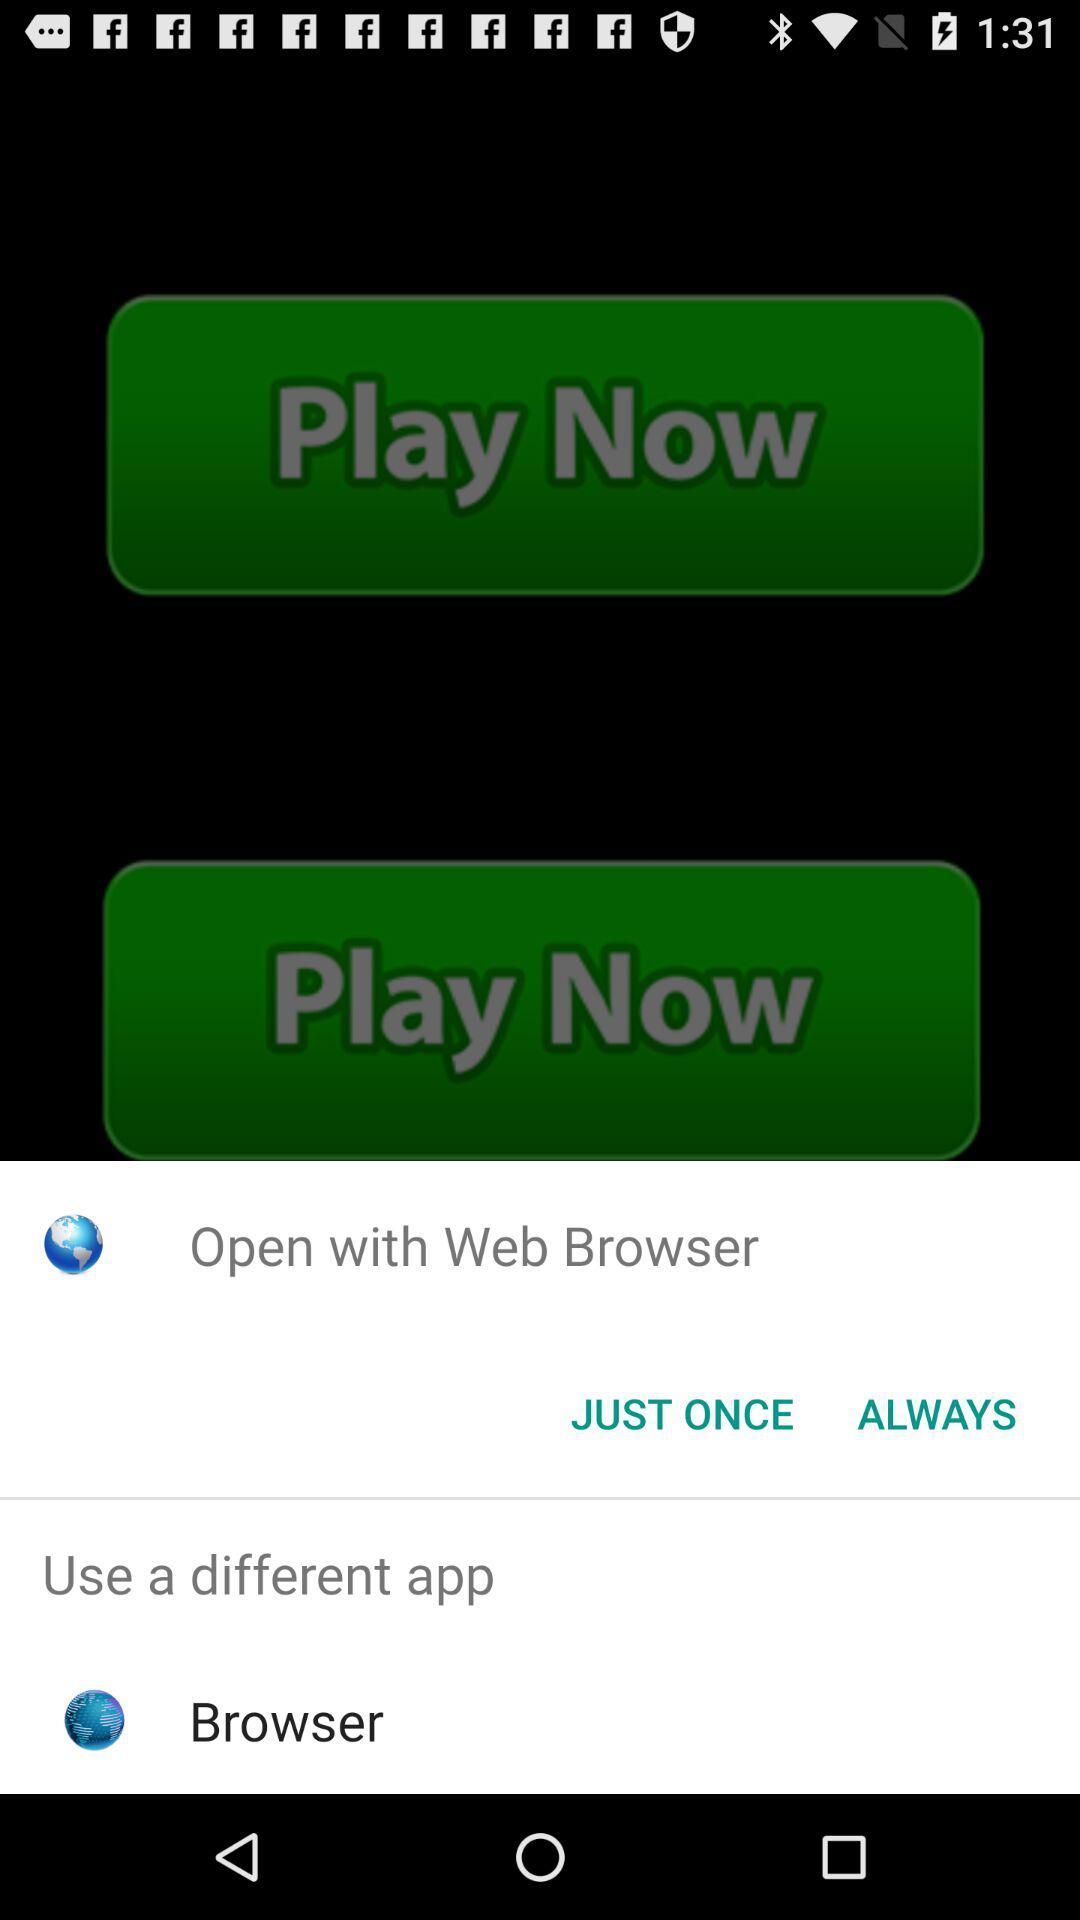 This screenshot has height=1920, width=1080. I want to click on the use a different, so click(540, 1572).